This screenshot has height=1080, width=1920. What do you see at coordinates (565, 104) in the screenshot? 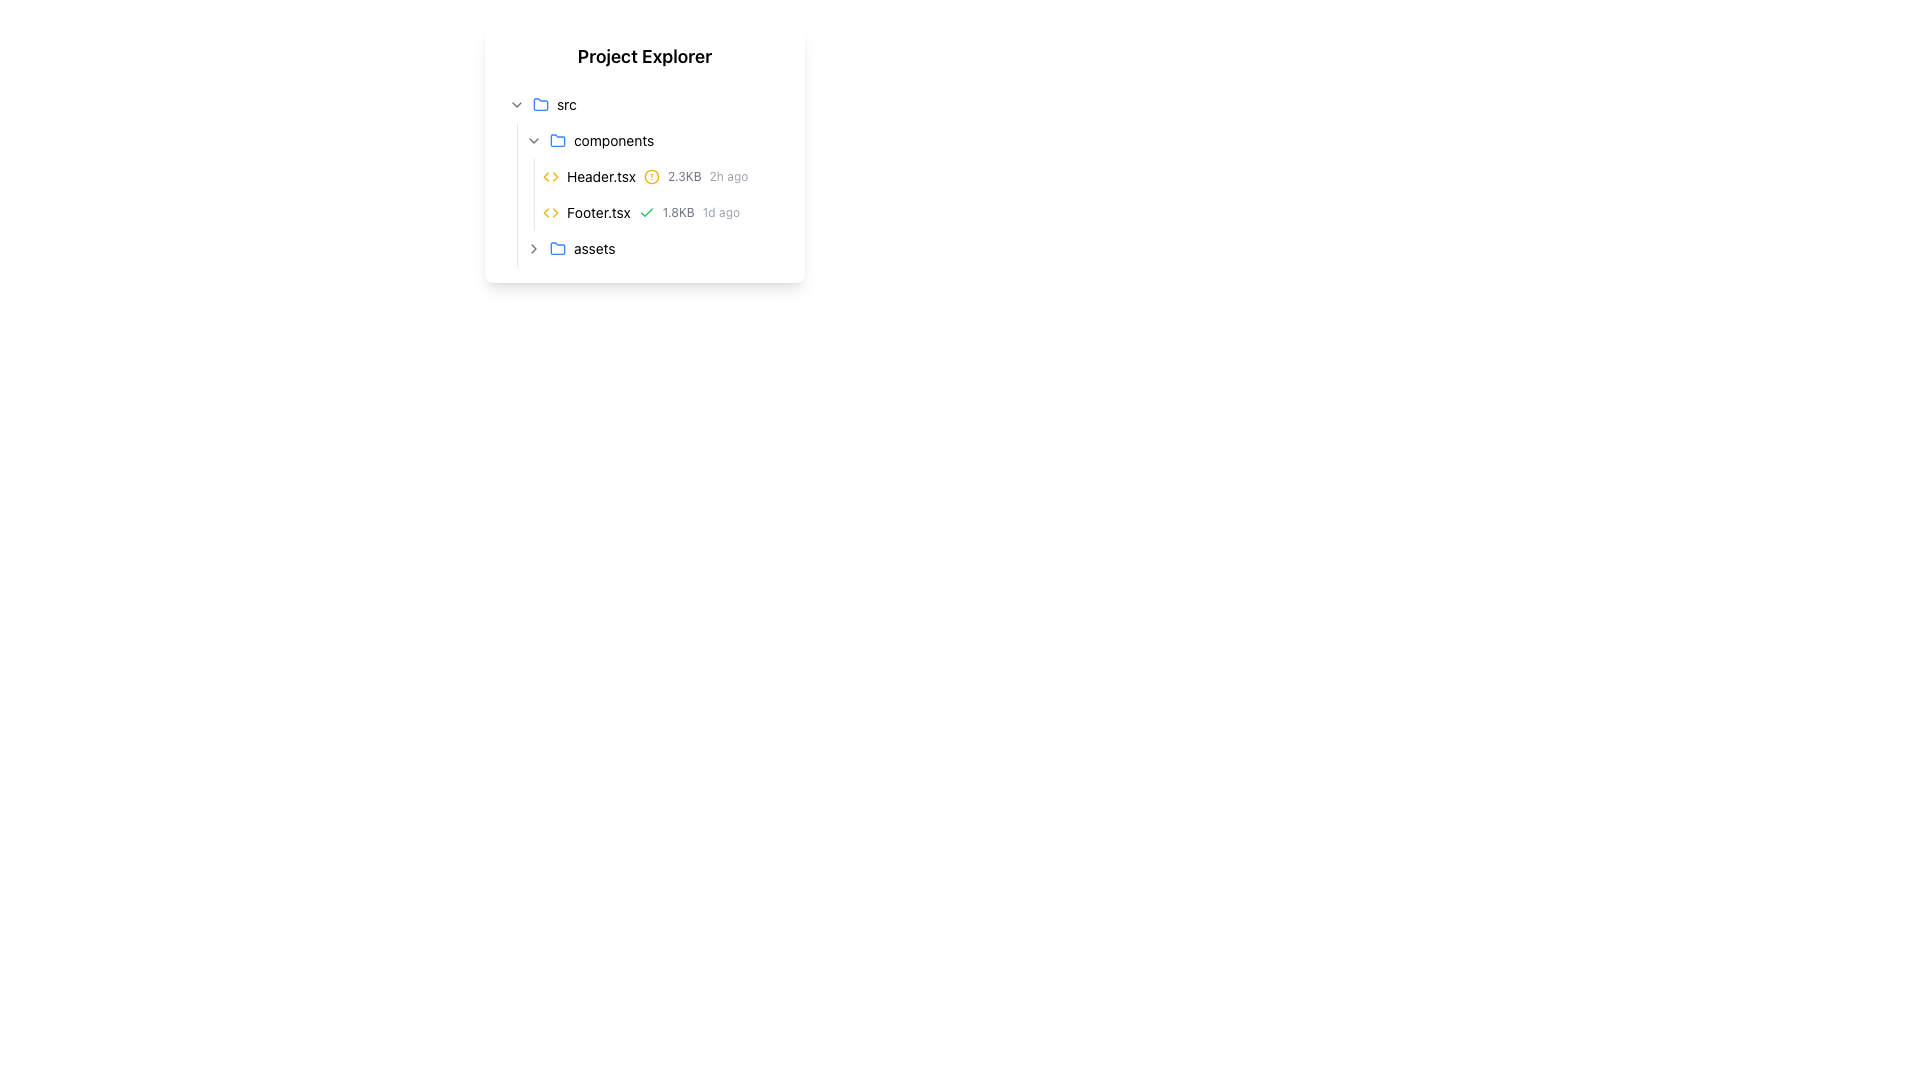
I see `the text label element displaying 'src', which is positioned centrally within a horizontal group of elements, located under the 'Project Explorer' label` at bounding box center [565, 104].